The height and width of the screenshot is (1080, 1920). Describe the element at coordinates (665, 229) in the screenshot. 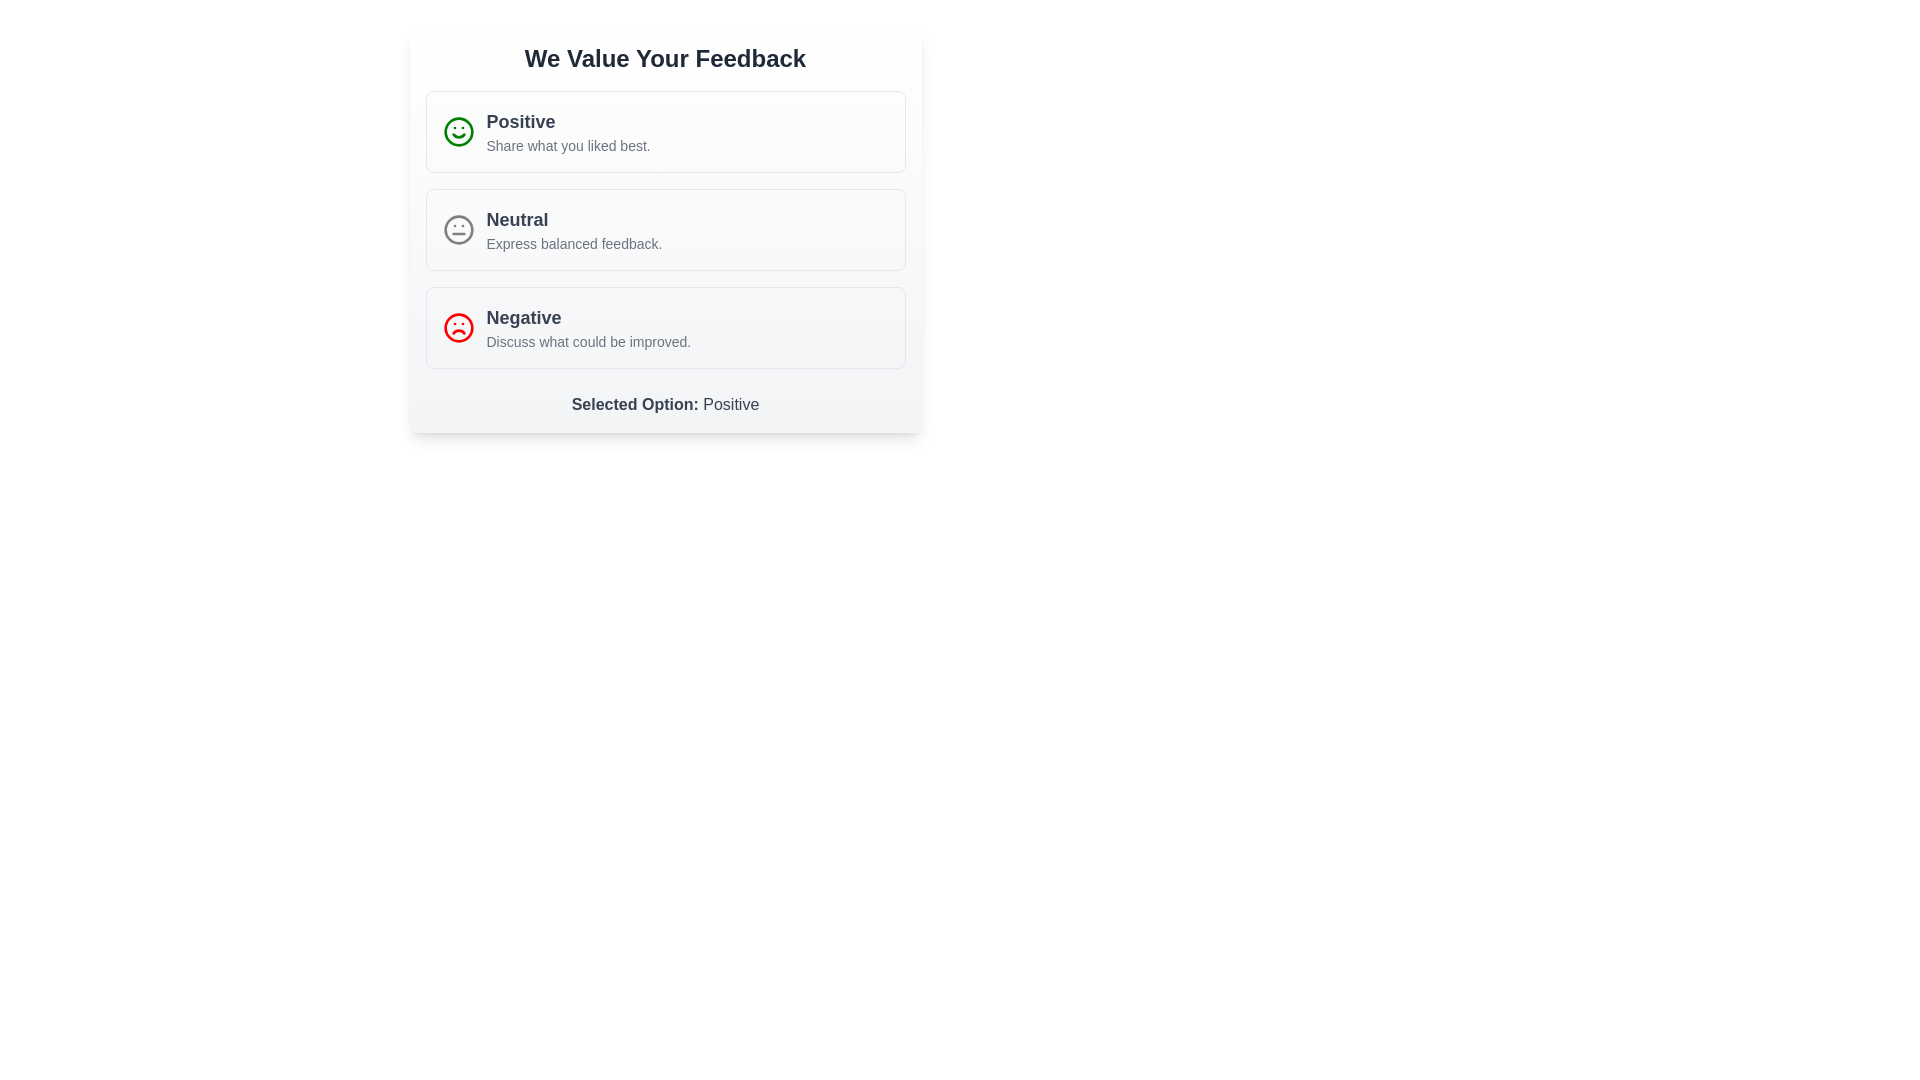

I see `the option for selecting neutral feedback sentiment, which is the second row in a vertically-aligned list of three feedback options, positioned below 'Positive' and above 'Negative'` at that location.